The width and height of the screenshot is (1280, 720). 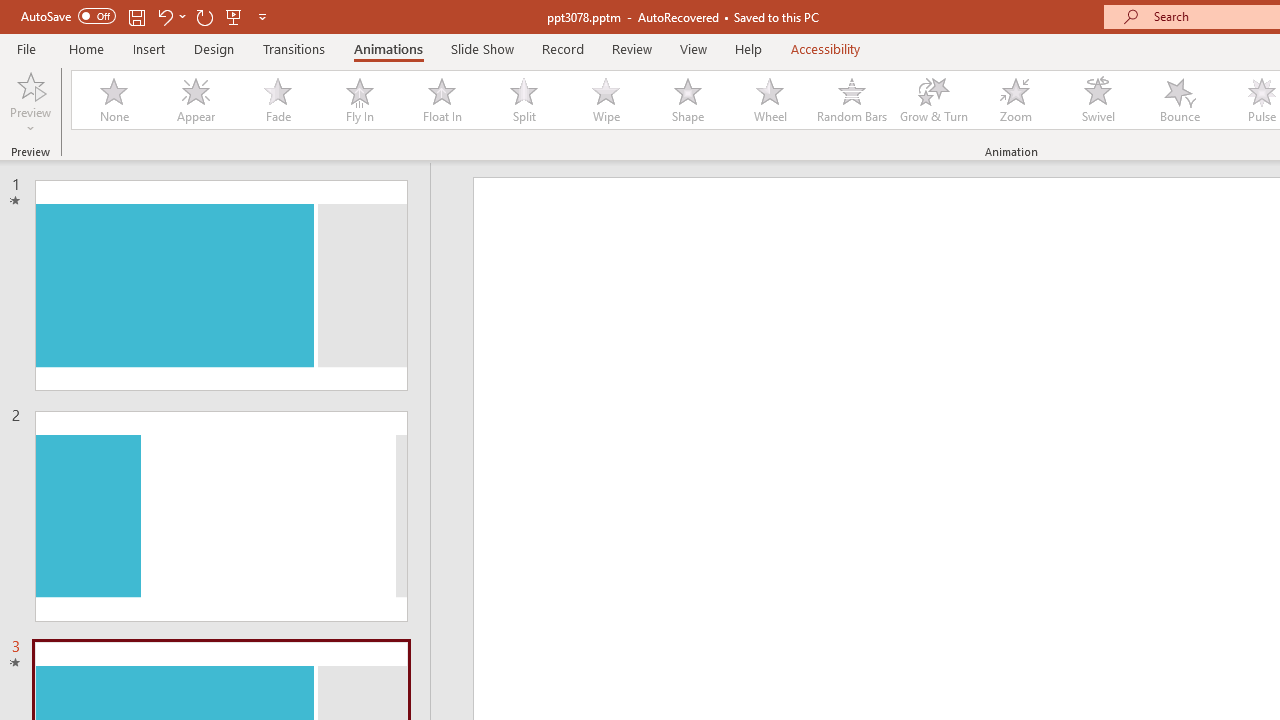 I want to click on 'Shape', so click(x=688, y=100).